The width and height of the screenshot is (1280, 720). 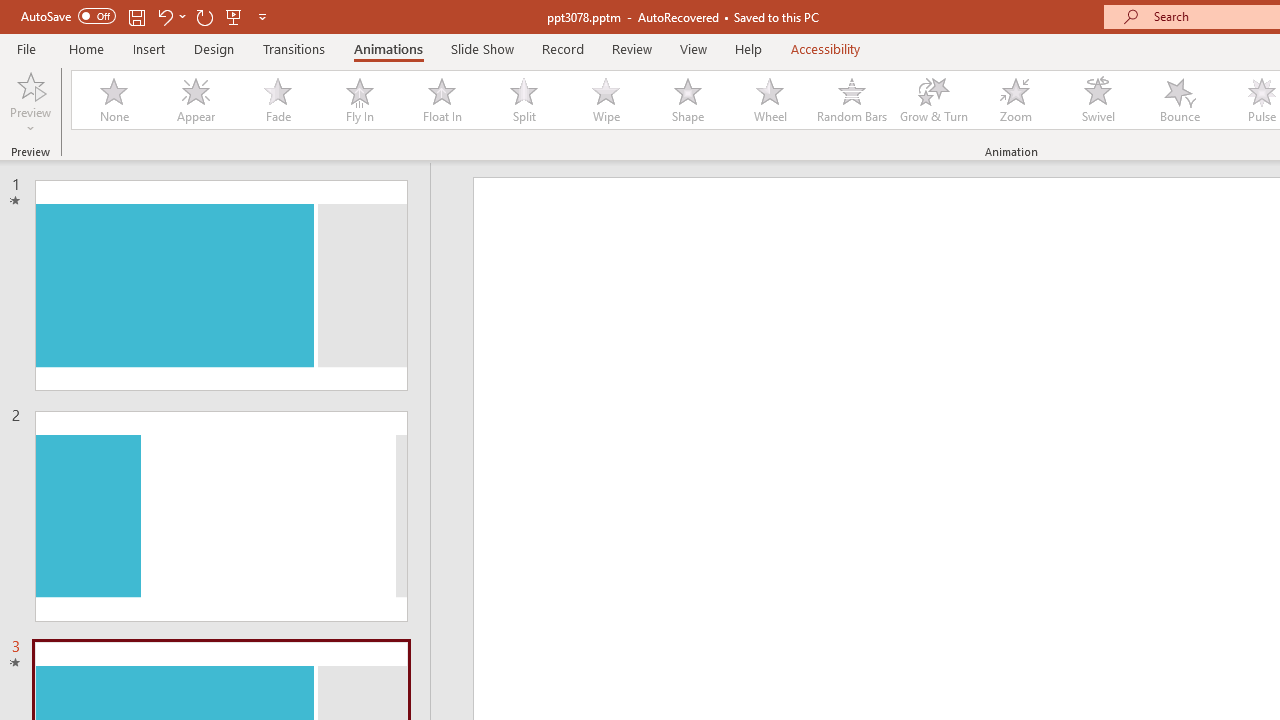 I want to click on 'Shape', so click(x=688, y=100).